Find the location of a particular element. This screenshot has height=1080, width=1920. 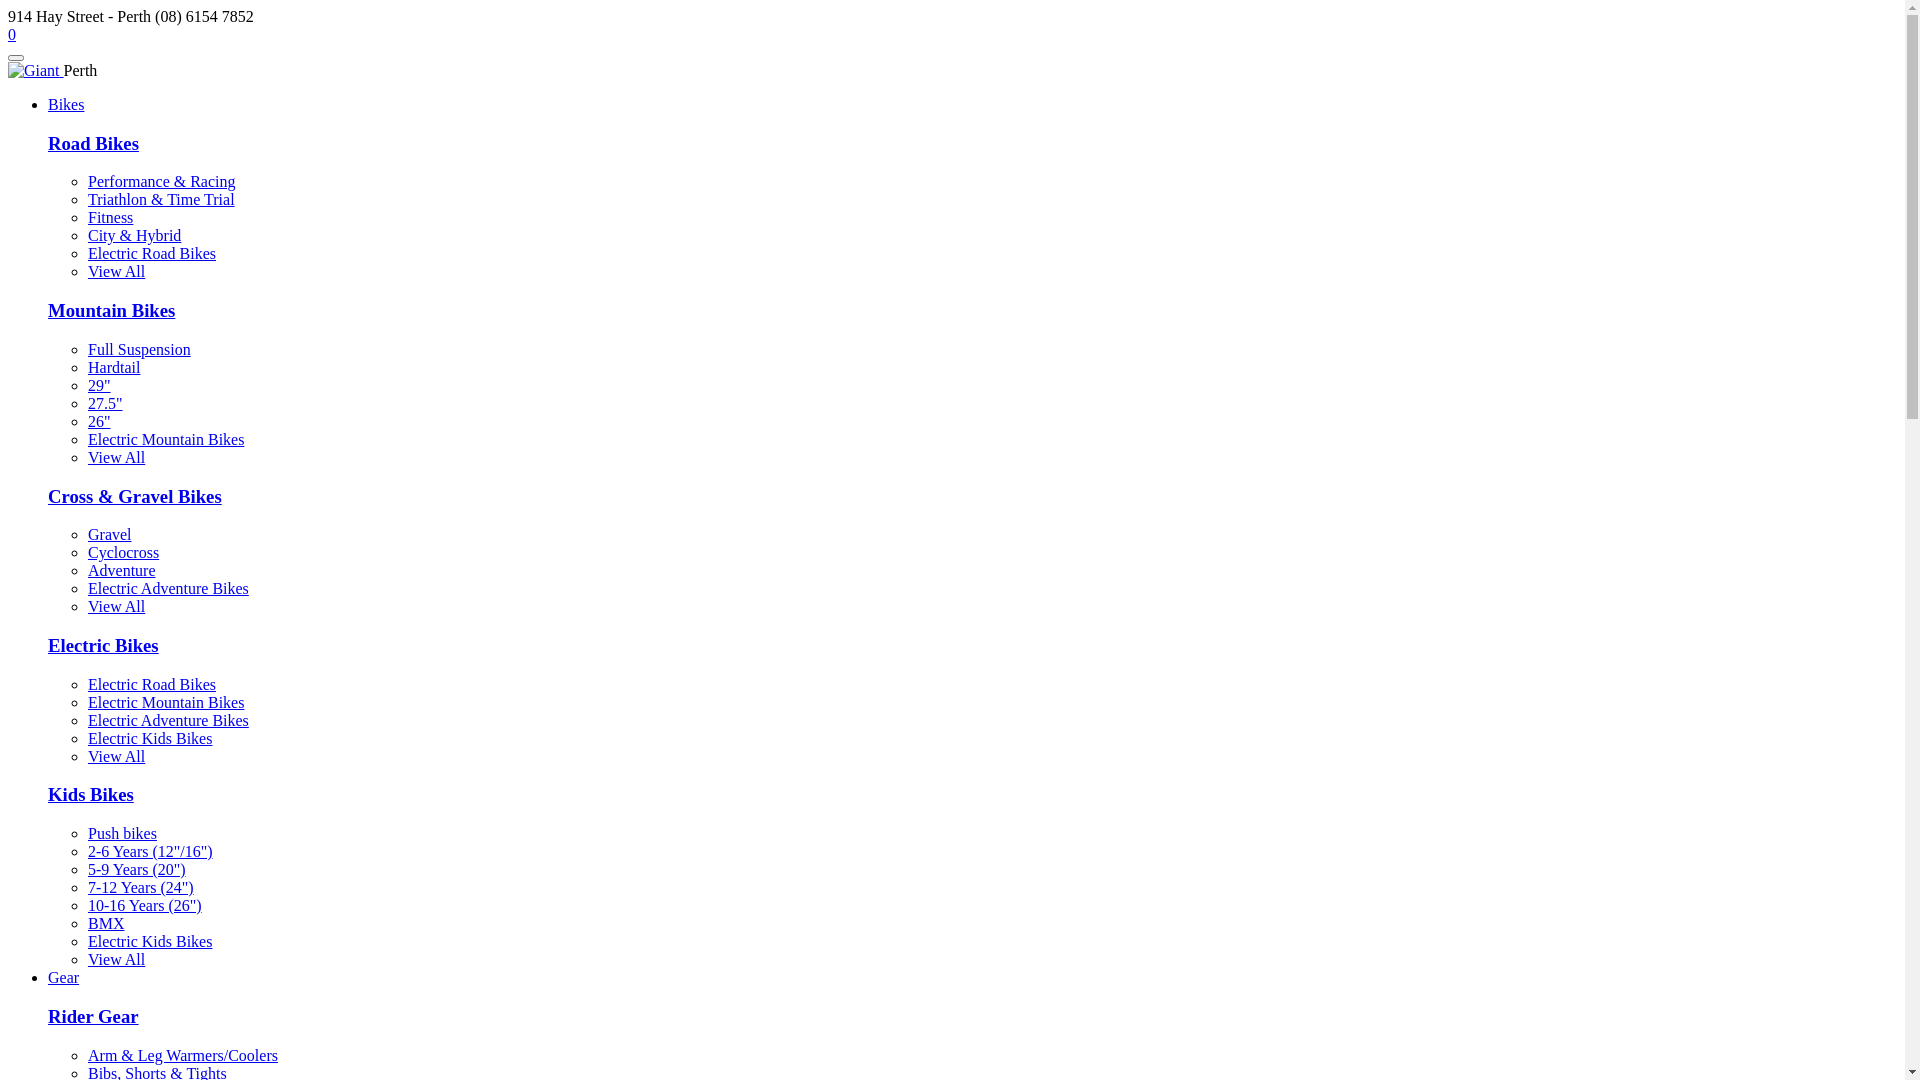

'View All' is located at coordinates (115, 271).